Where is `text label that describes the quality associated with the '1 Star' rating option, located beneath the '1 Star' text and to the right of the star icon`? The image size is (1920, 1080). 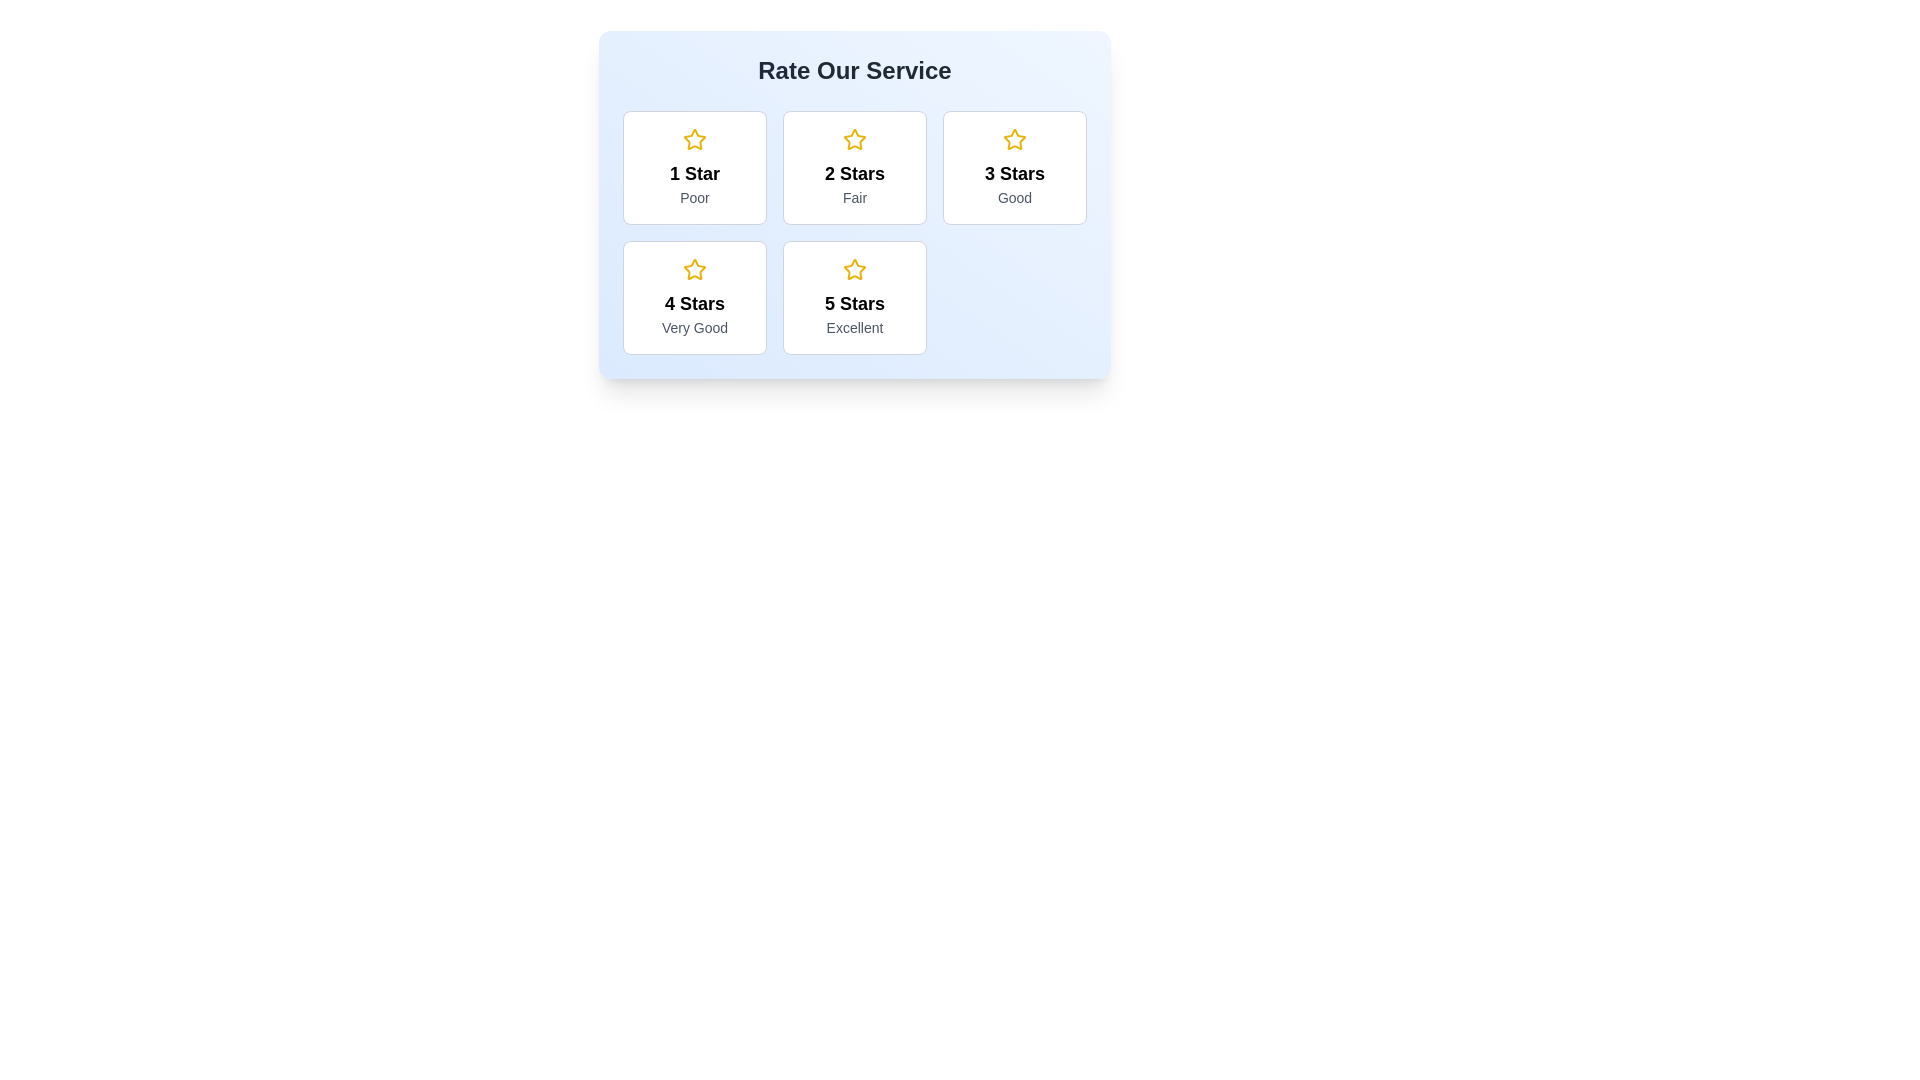
text label that describes the quality associated with the '1 Star' rating option, located beneath the '1 Star' text and to the right of the star icon is located at coordinates (695, 197).